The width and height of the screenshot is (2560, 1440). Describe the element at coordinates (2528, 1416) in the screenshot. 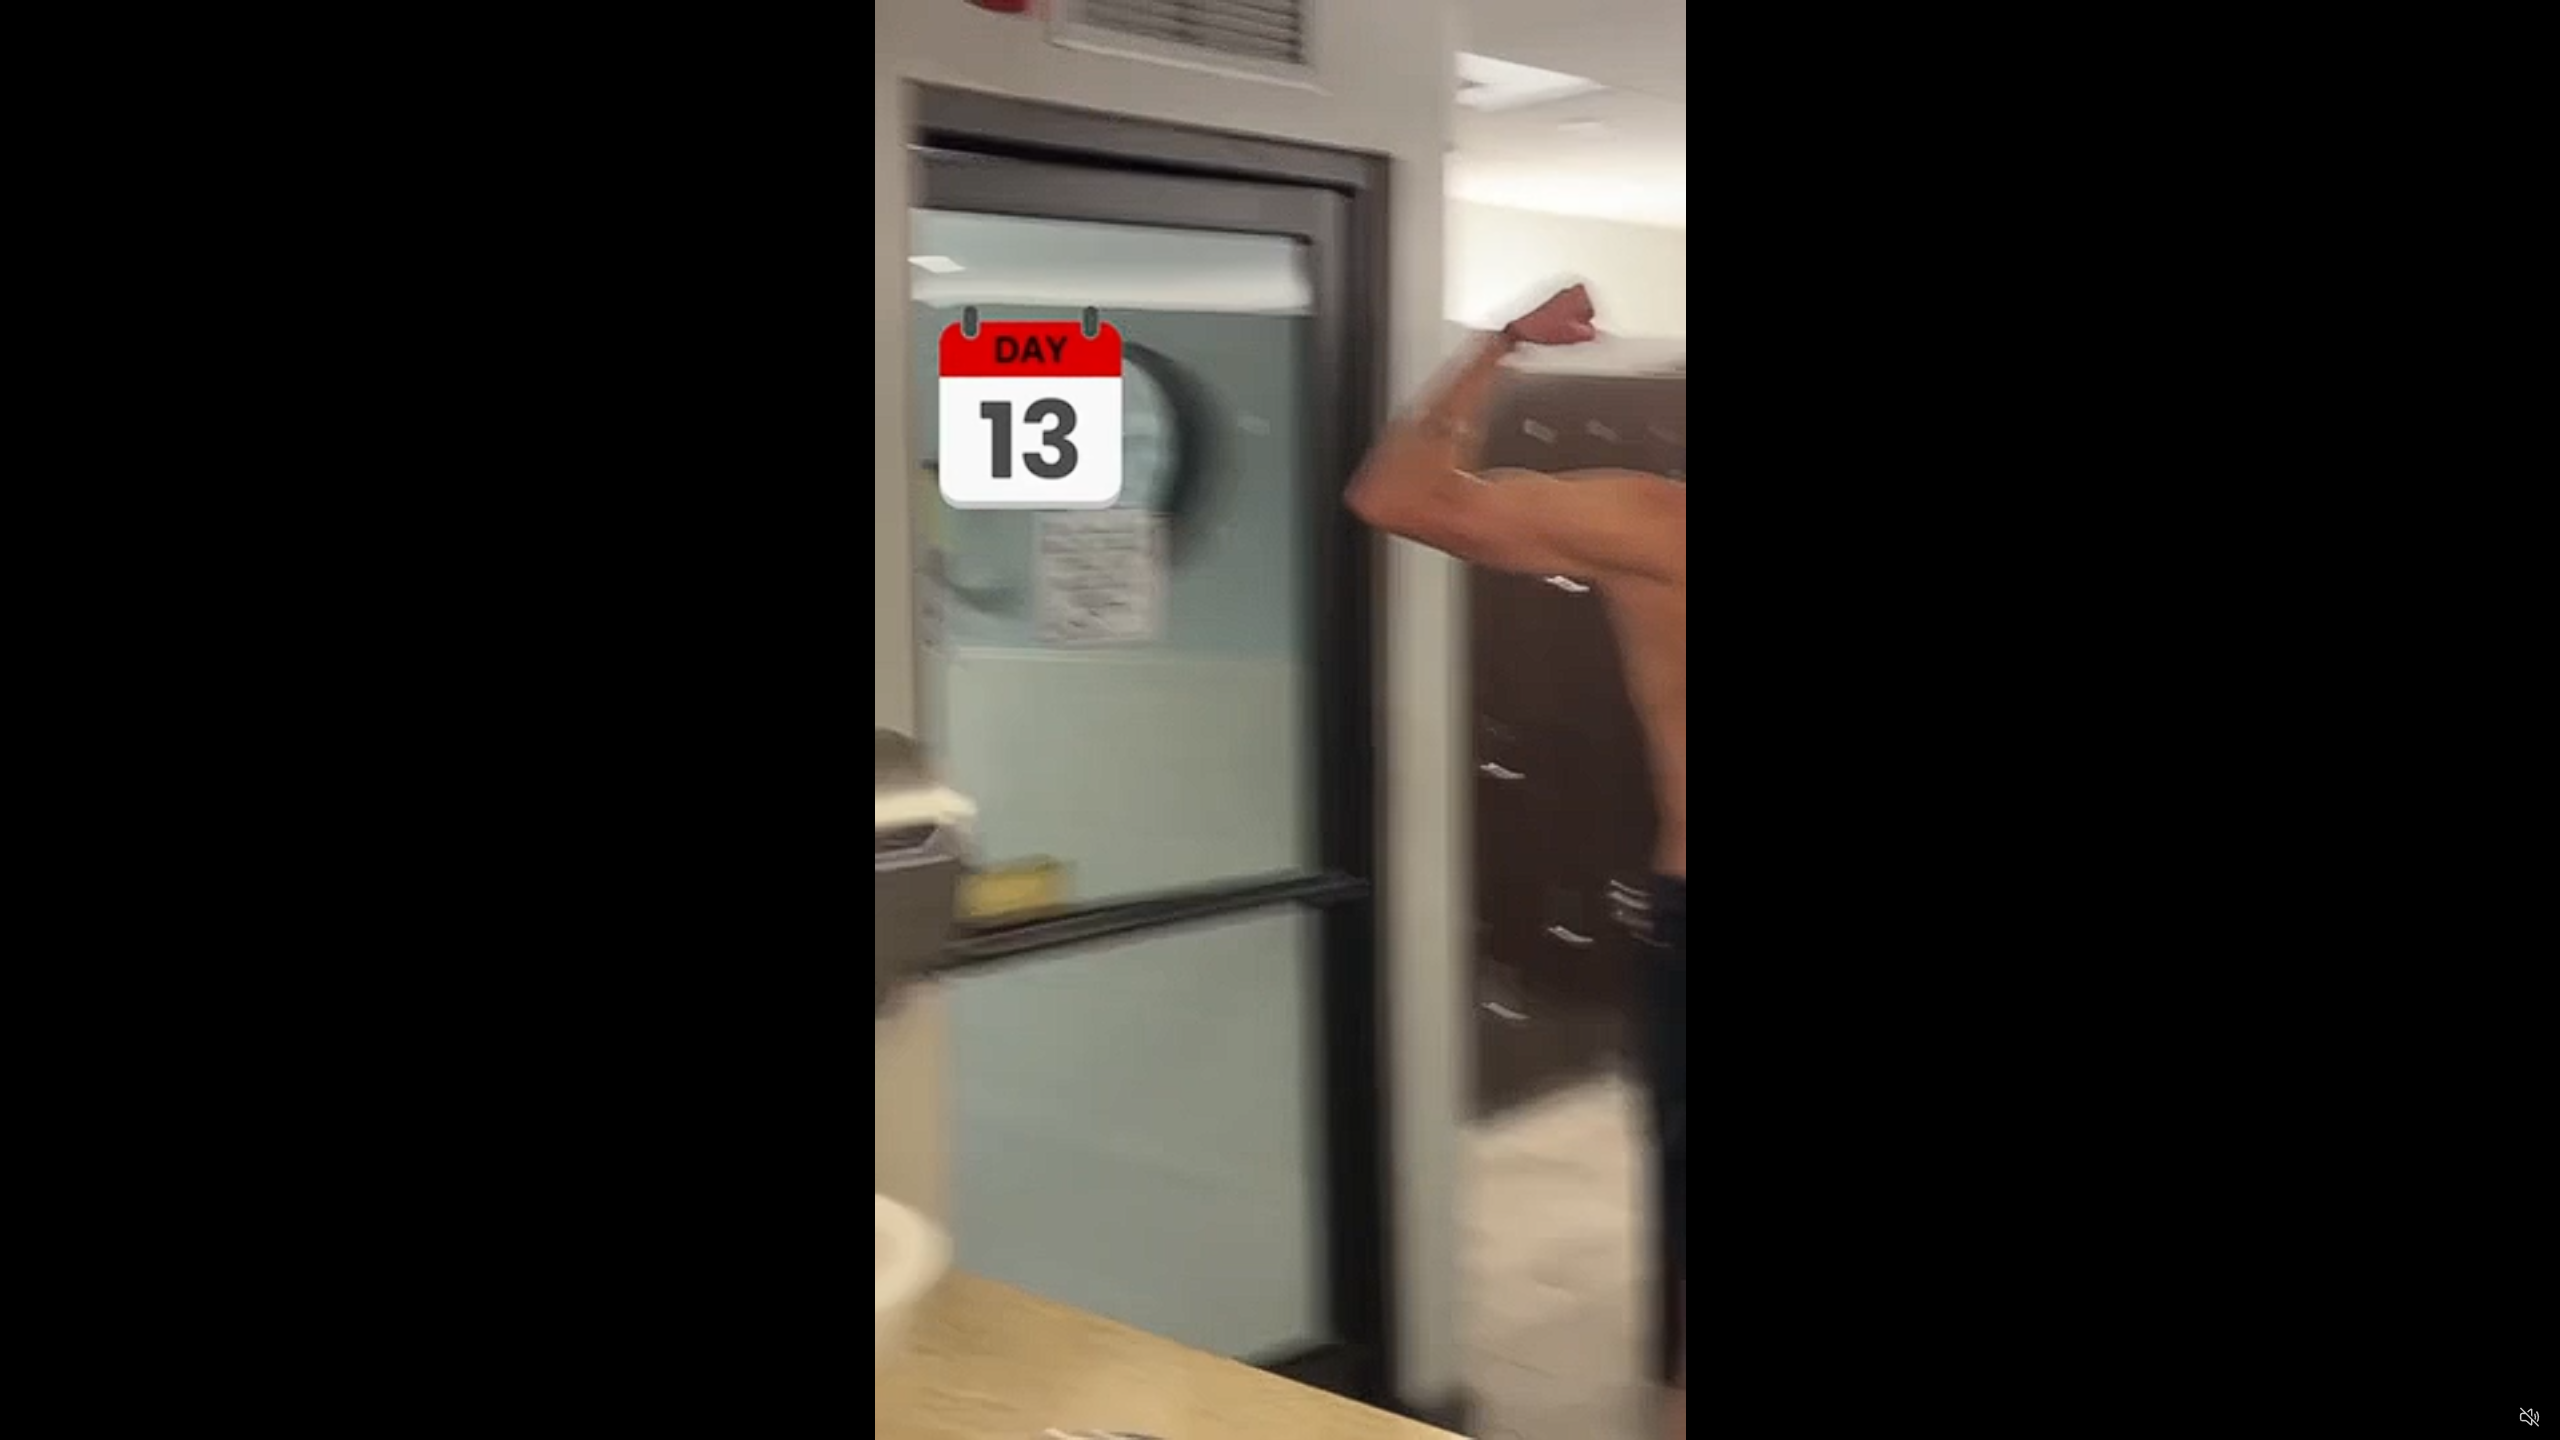

I see `'Unmute'` at that location.